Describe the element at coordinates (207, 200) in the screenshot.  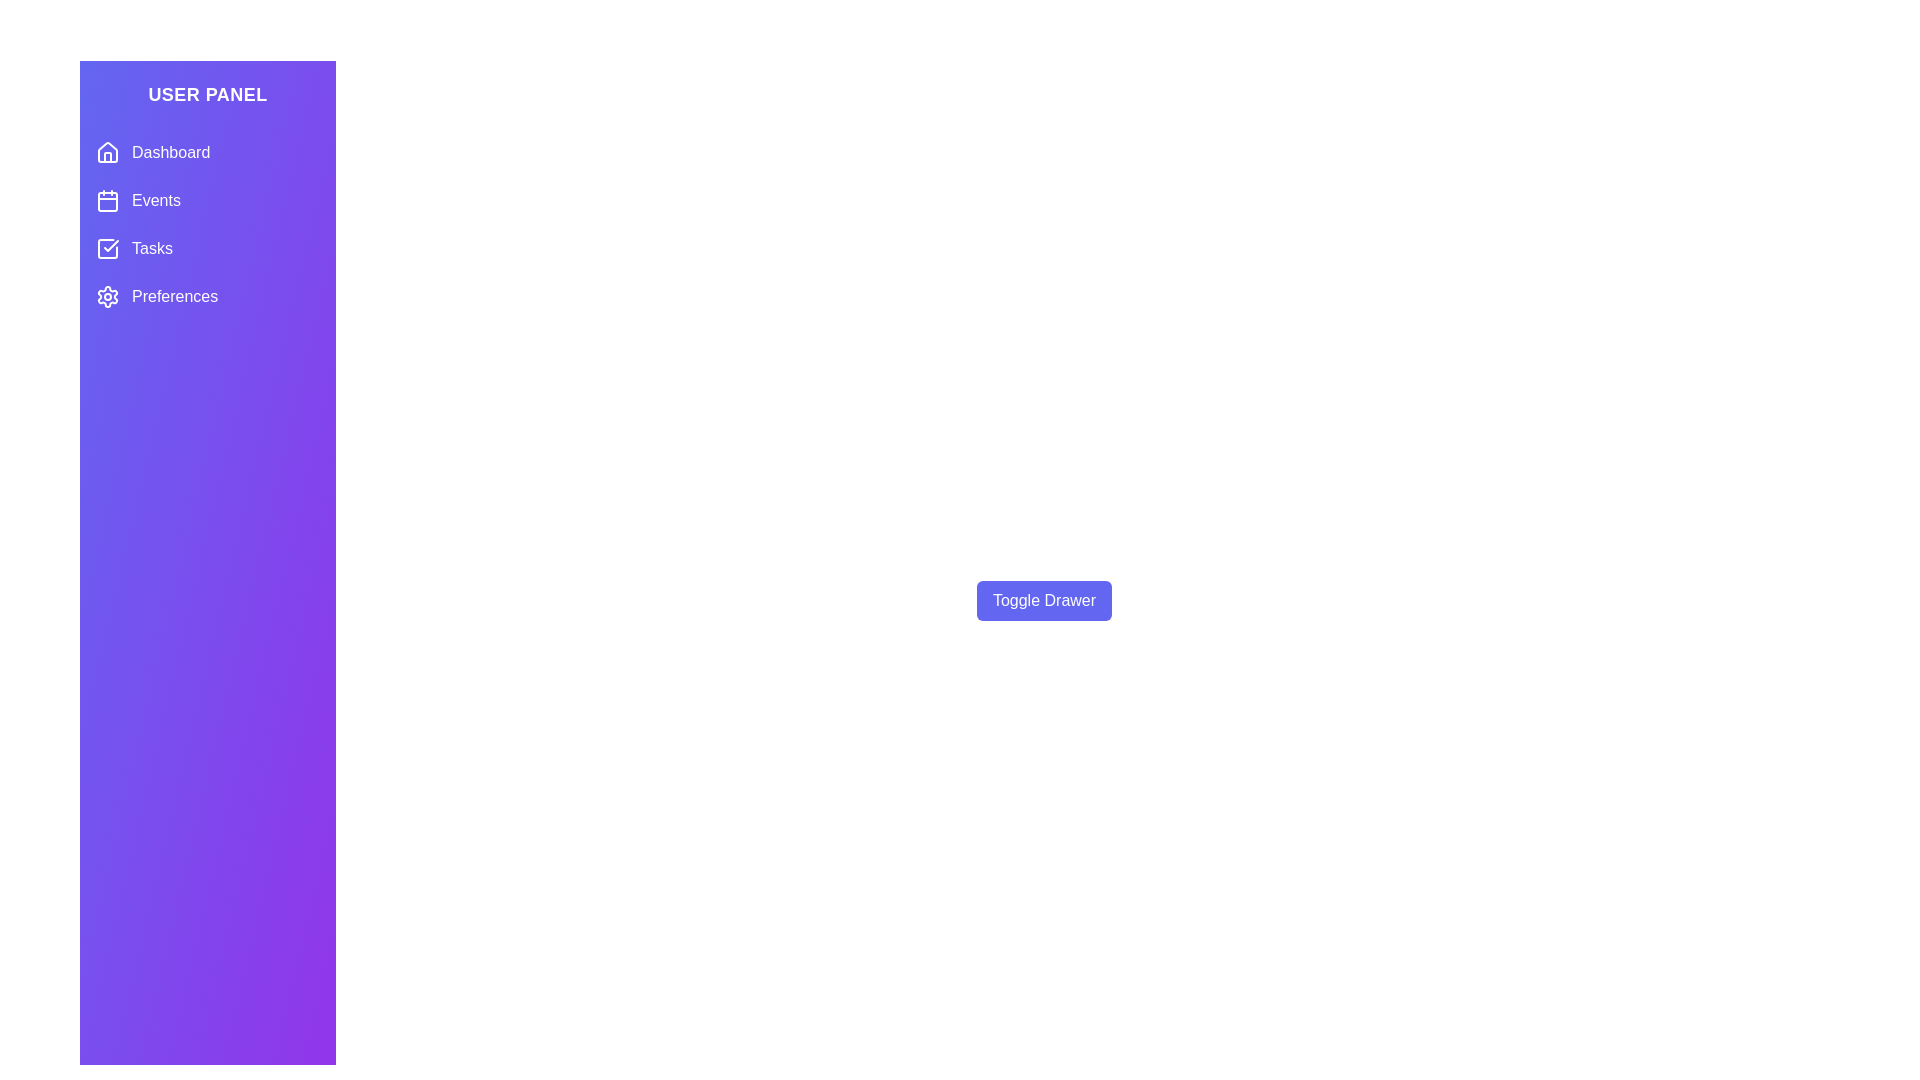
I see `the menu item Events from the menu` at that location.